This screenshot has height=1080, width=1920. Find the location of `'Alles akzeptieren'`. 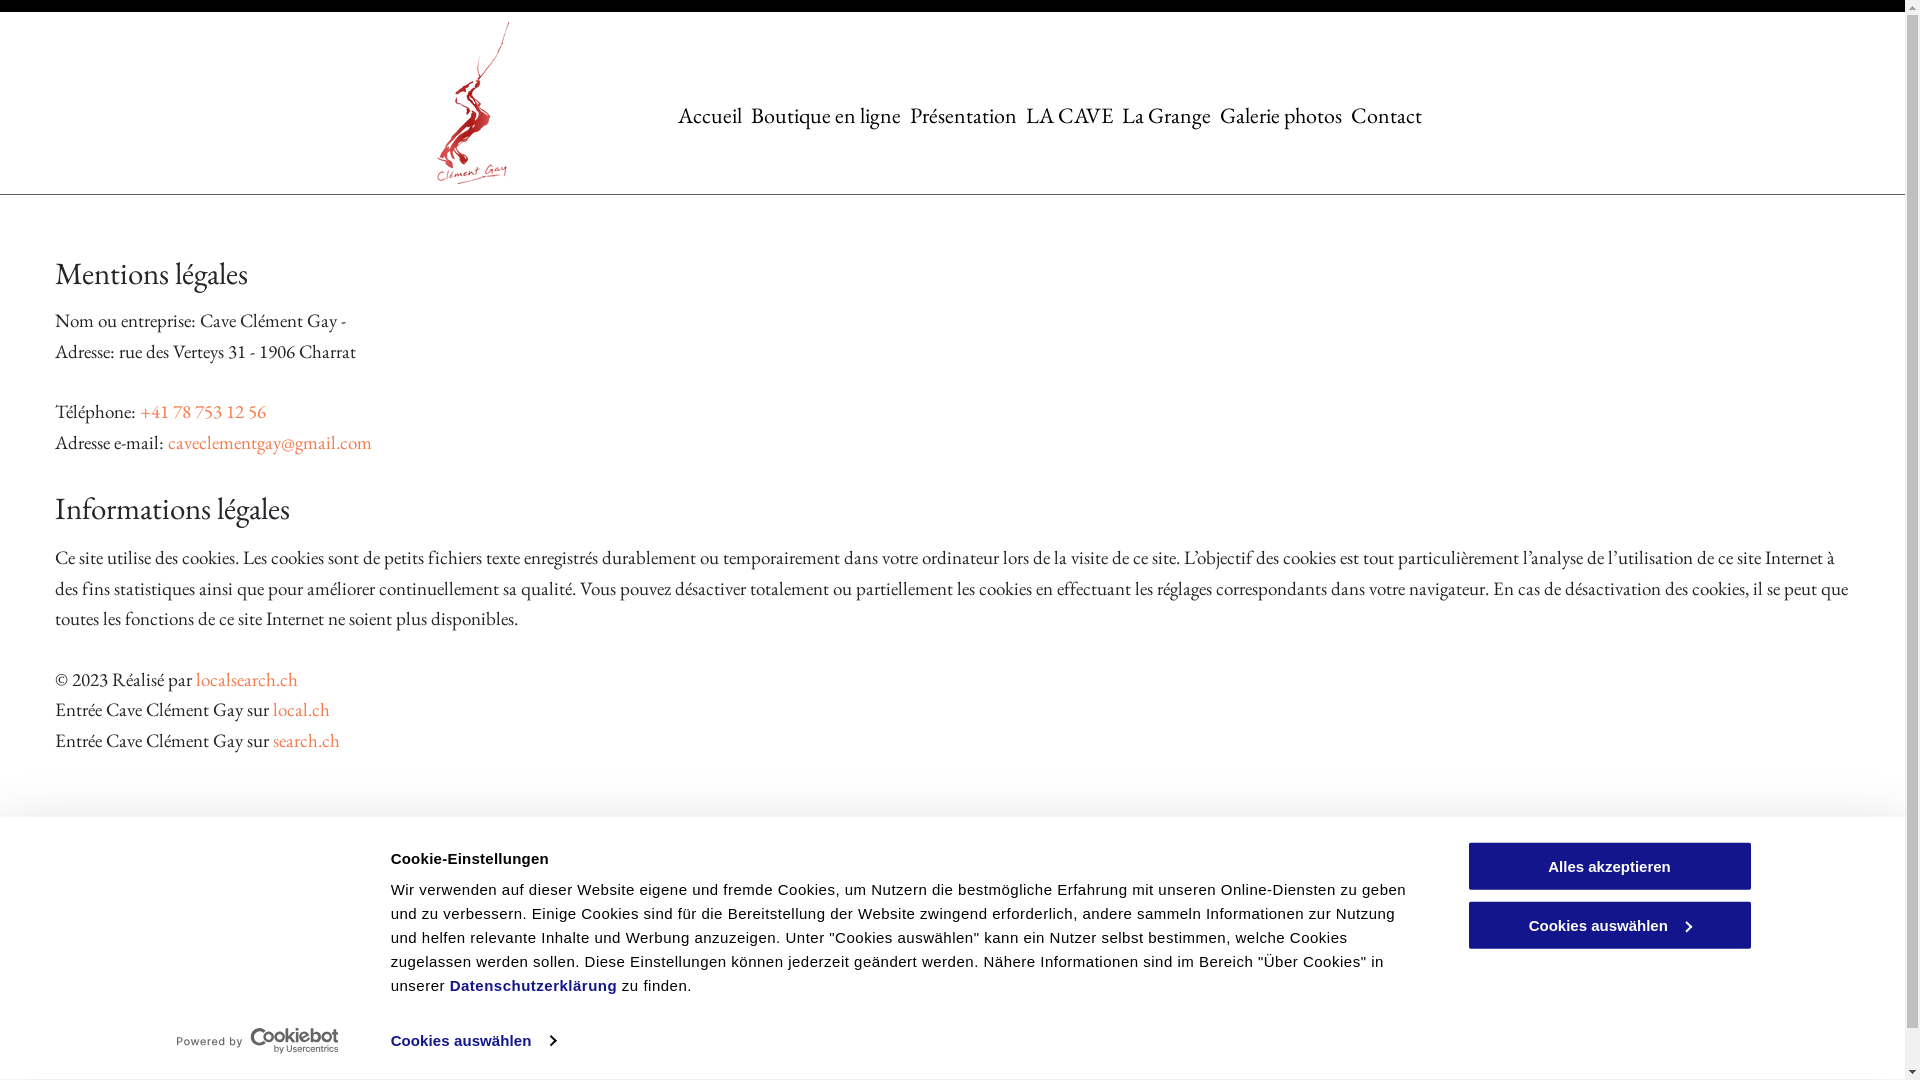

'Alles akzeptieren' is located at coordinates (1608, 865).